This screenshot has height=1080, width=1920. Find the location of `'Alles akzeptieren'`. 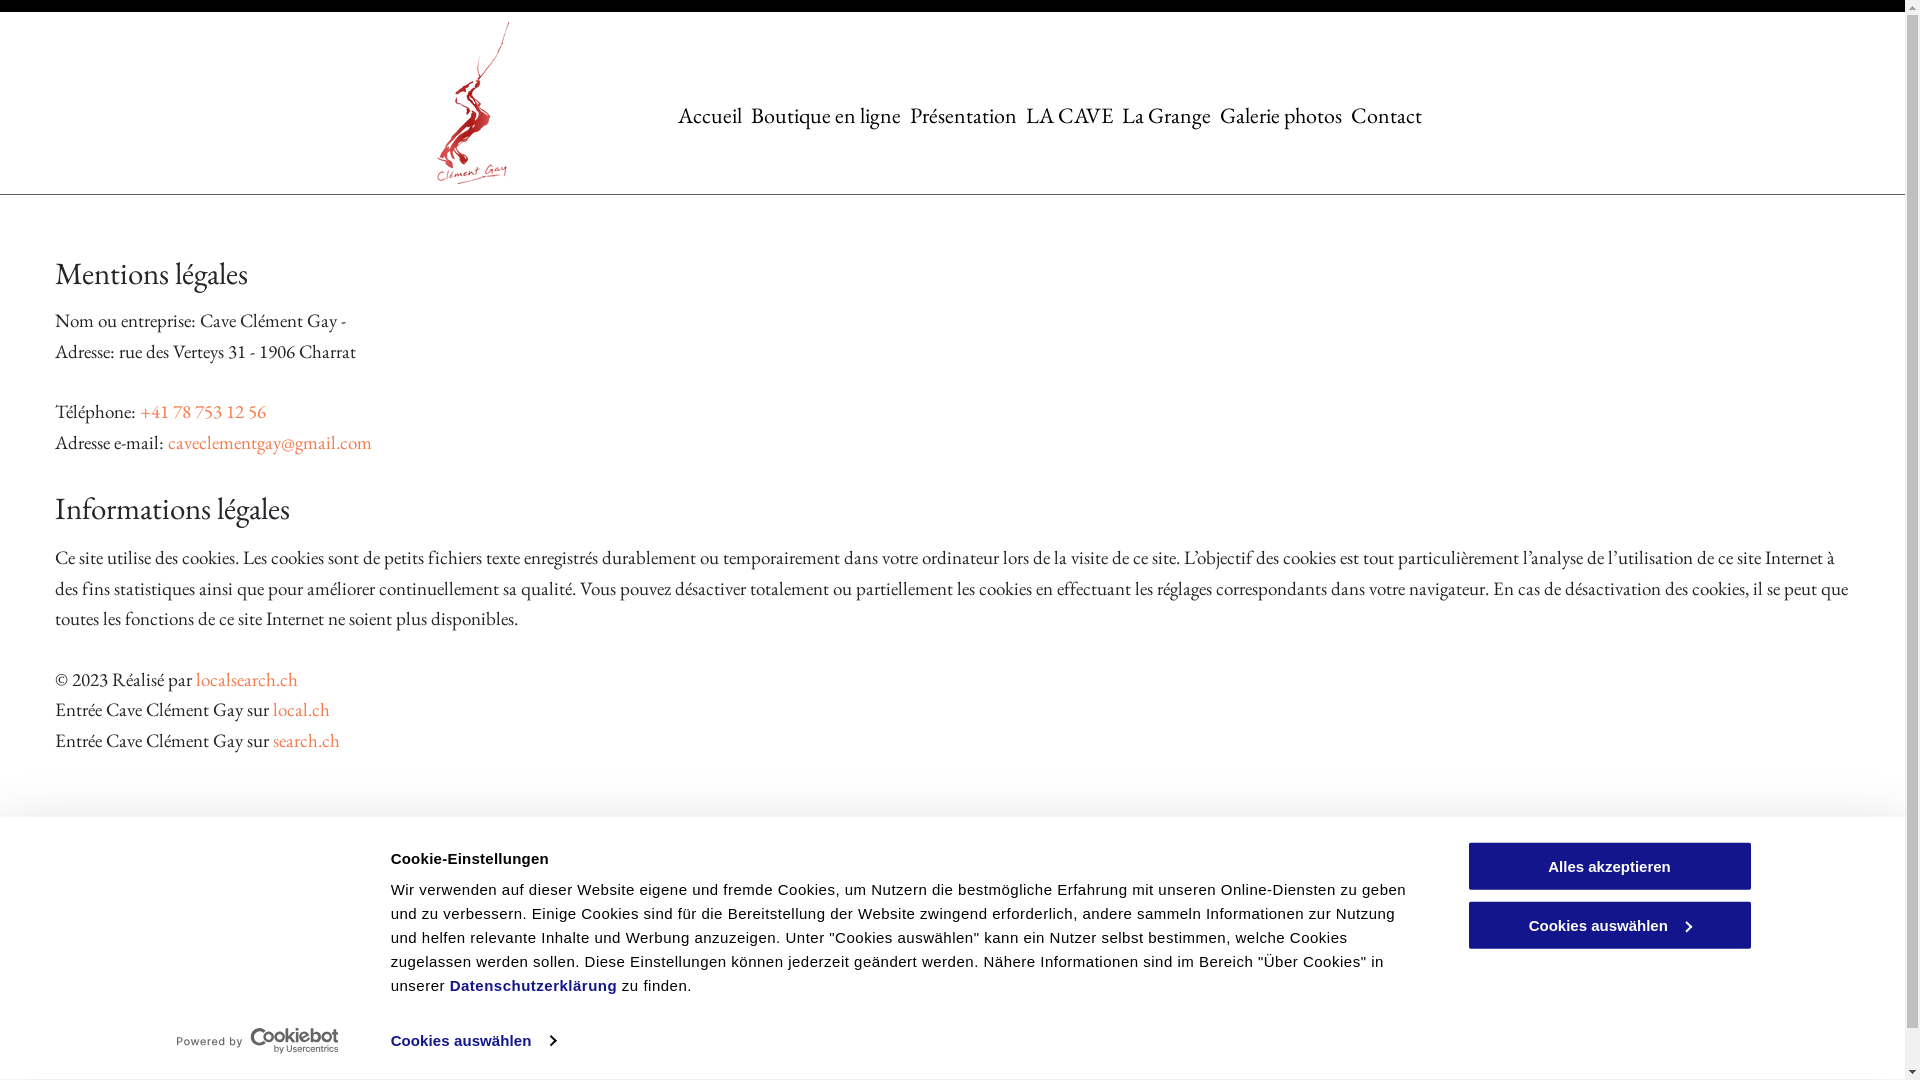

'Alles akzeptieren' is located at coordinates (1608, 865).